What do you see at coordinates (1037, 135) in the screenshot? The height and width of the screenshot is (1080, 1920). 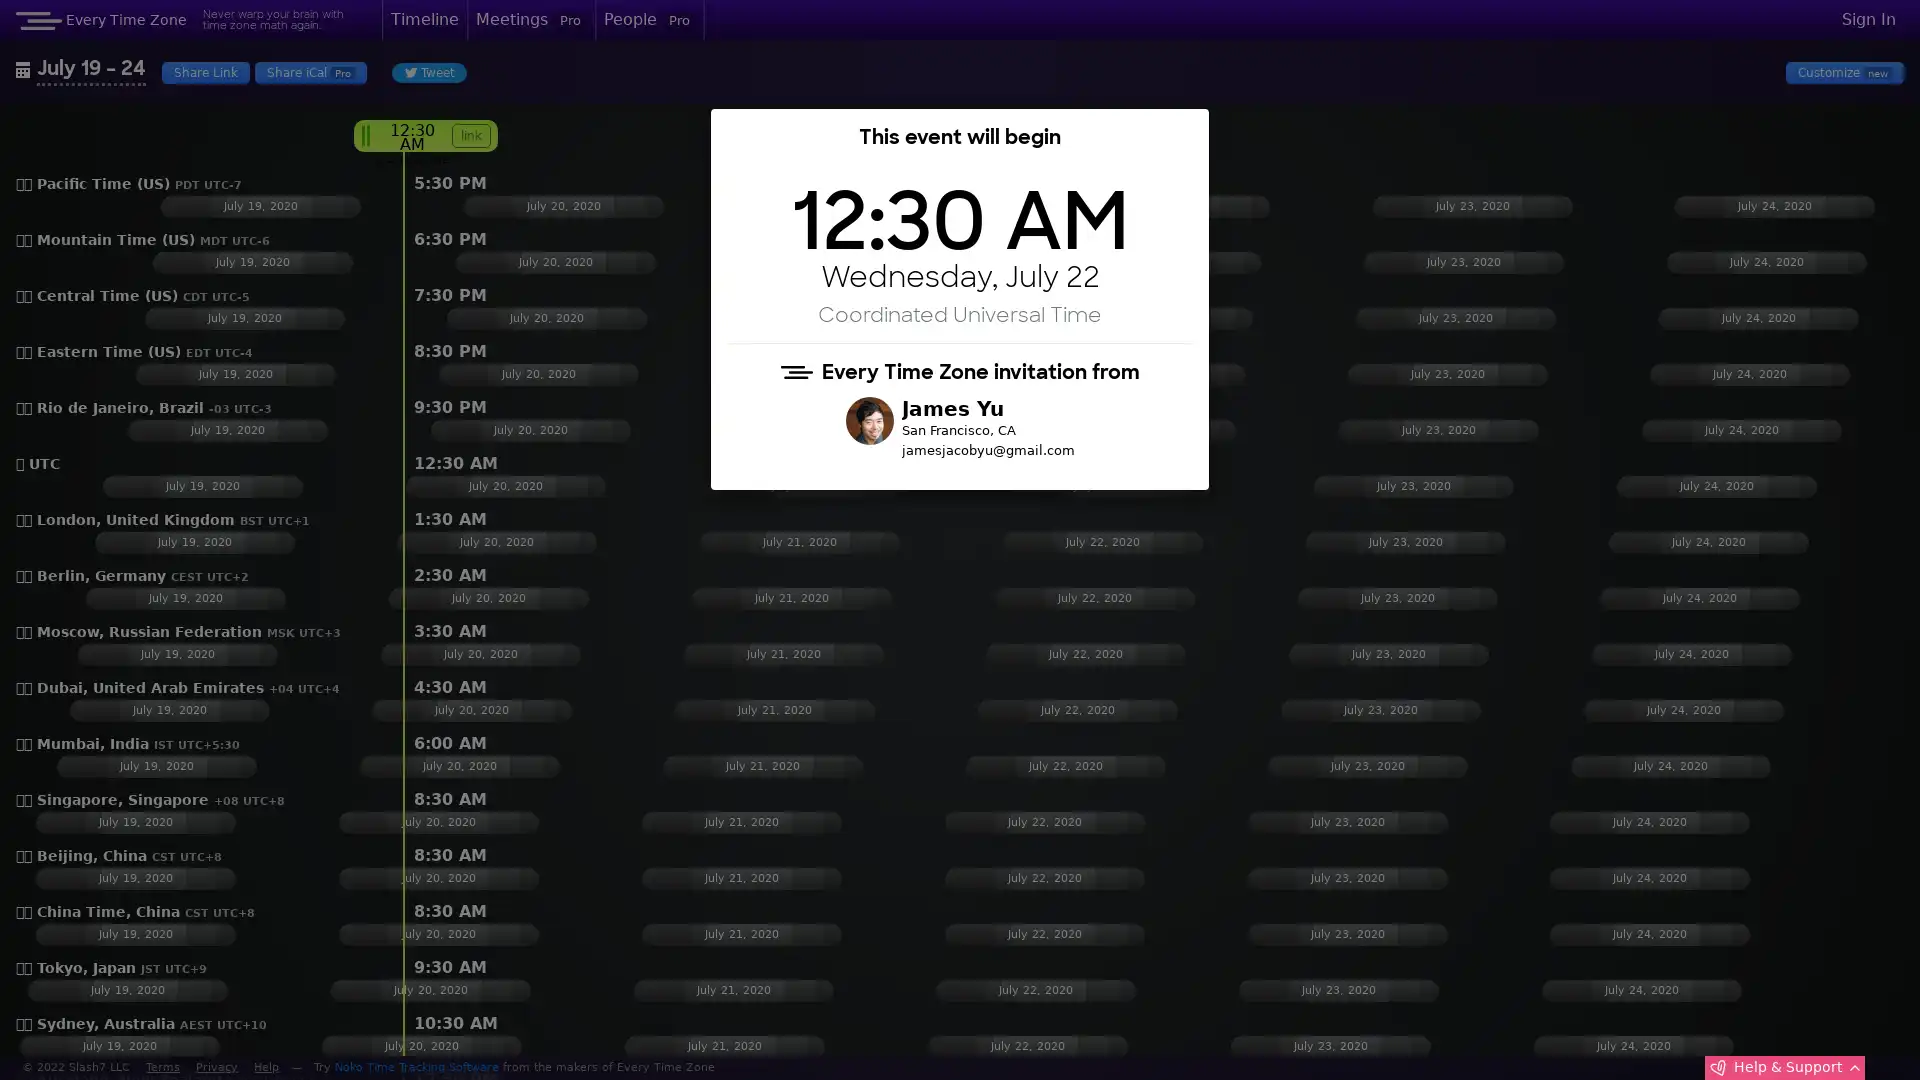 I see `link` at bounding box center [1037, 135].